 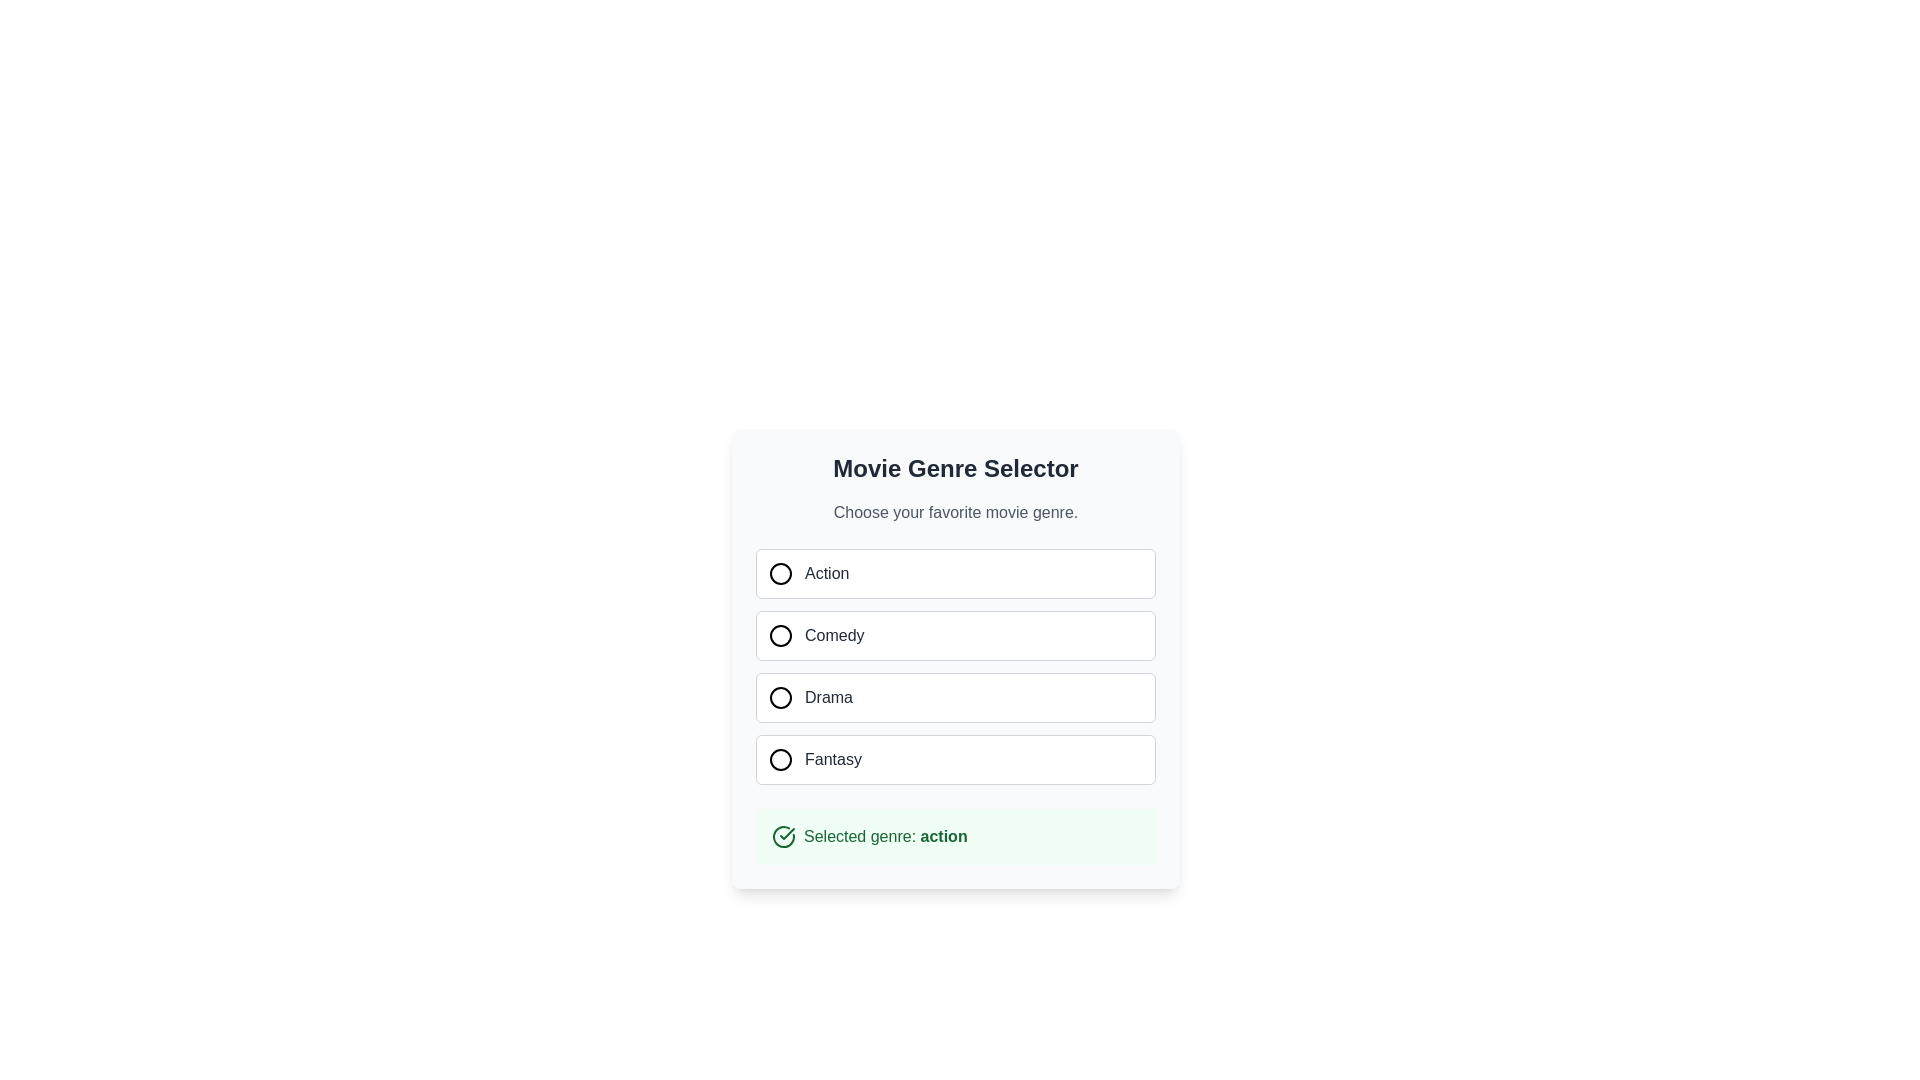 What do you see at coordinates (780, 697) in the screenshot?
I see `the circular graphical representation of the radio button indicating the selected option 'Drama' in the 'Movie Genre Selector' list` at bounding box center [780, 697].